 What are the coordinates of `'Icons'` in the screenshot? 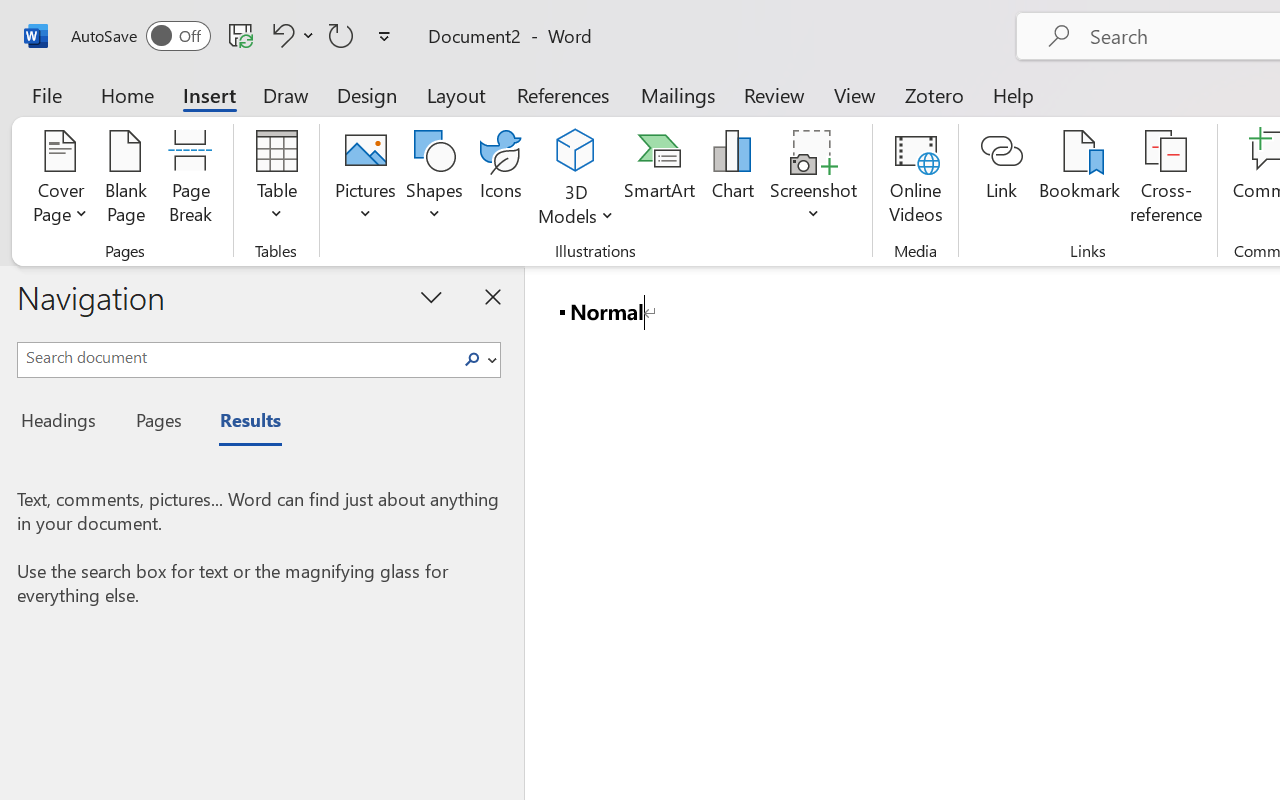 It's located at (501, 179).